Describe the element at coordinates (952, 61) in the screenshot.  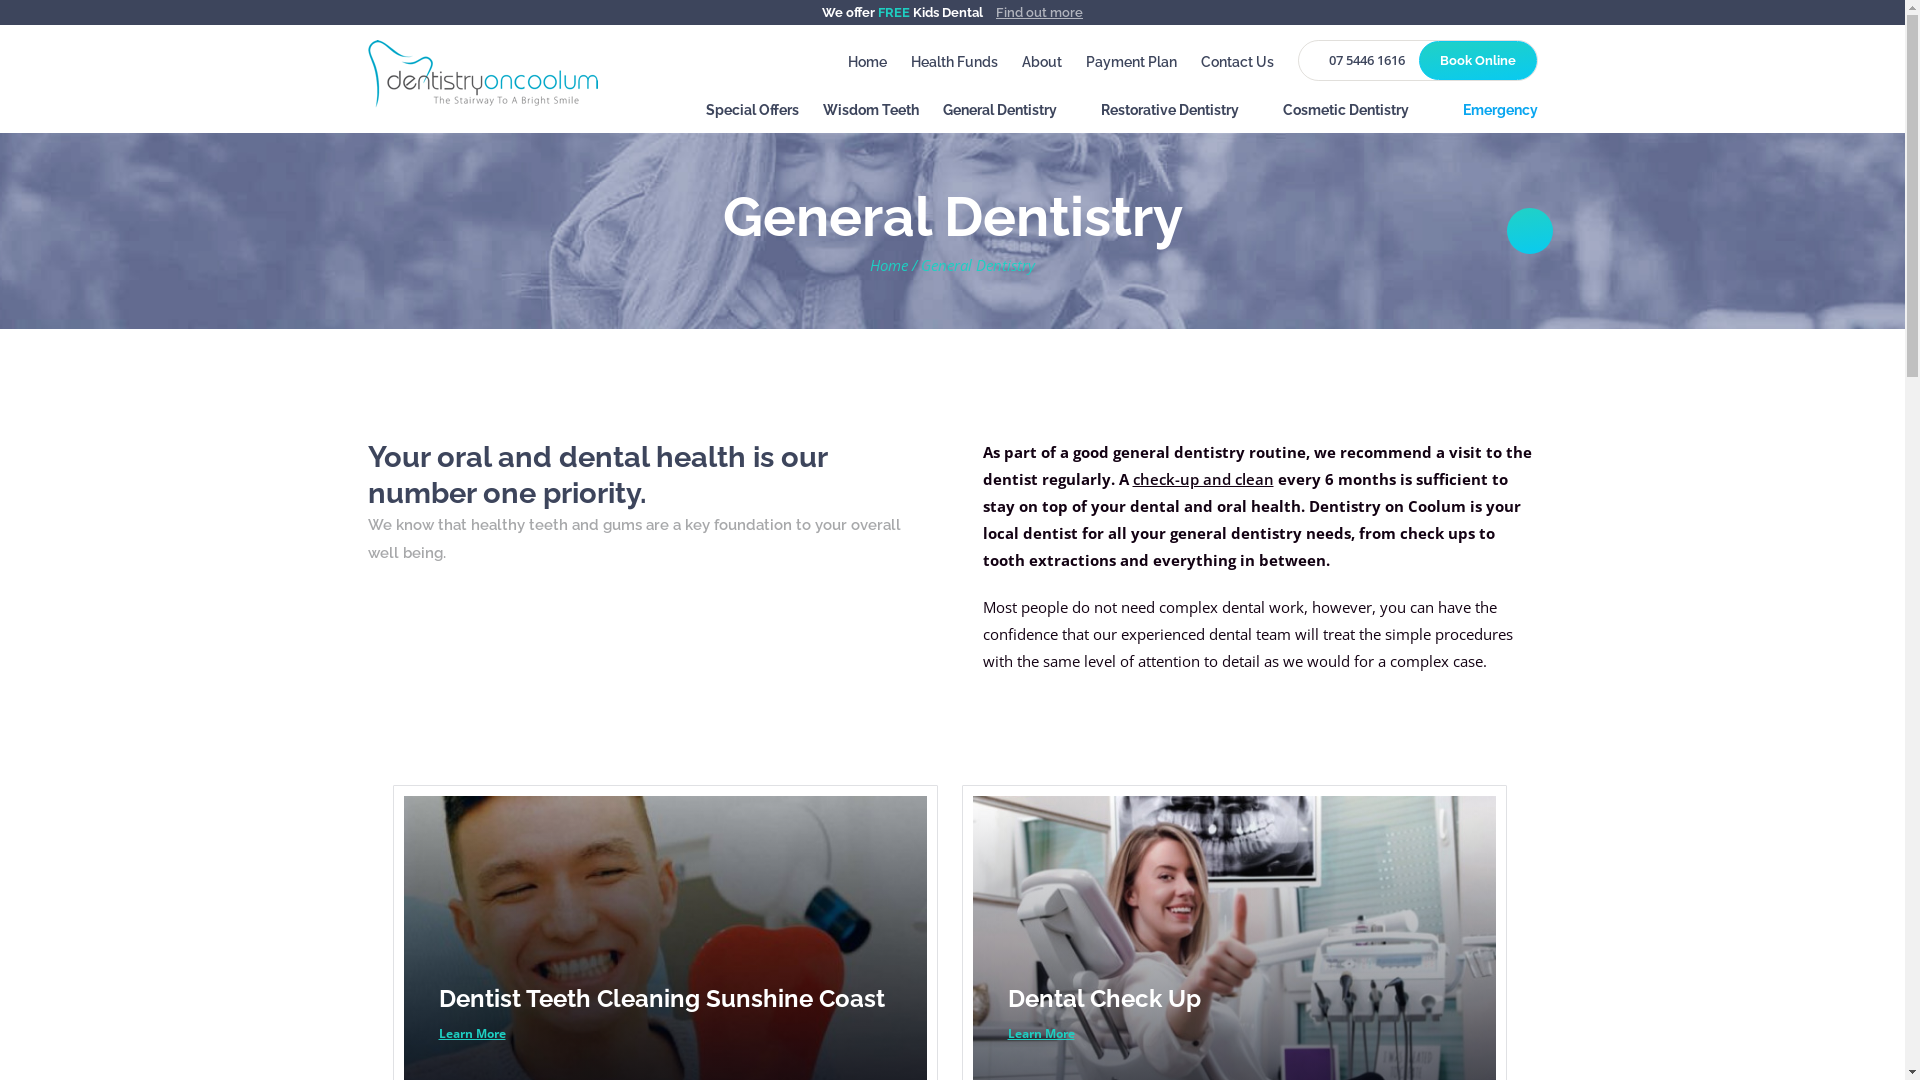
I see `'Health Funds'` at that location.